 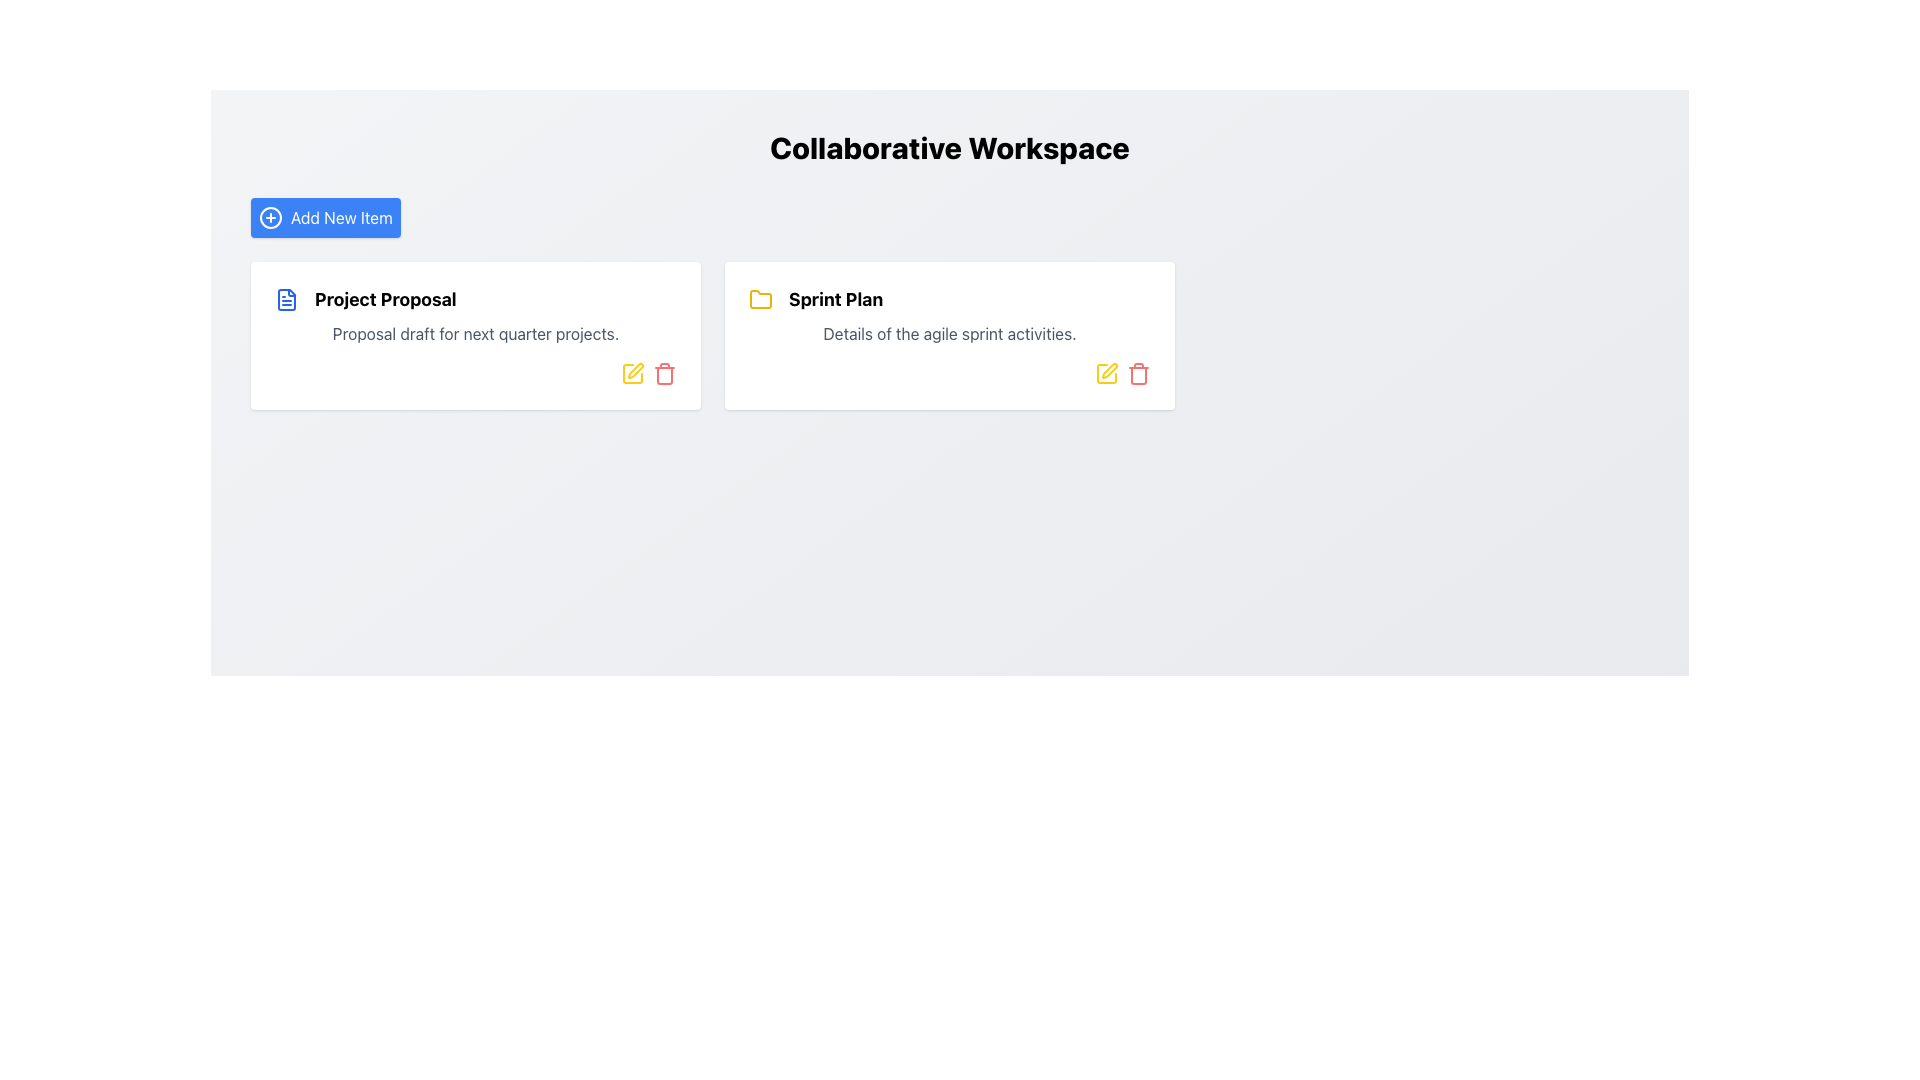 What do you see at coordinates (949, 333) in the screenshot?
I see `the Text Label that reads 'Details of the agile sprint activities.' located under the 'Sprint Plan' title in the right central card of the interface` at bounding box center [949, 333].